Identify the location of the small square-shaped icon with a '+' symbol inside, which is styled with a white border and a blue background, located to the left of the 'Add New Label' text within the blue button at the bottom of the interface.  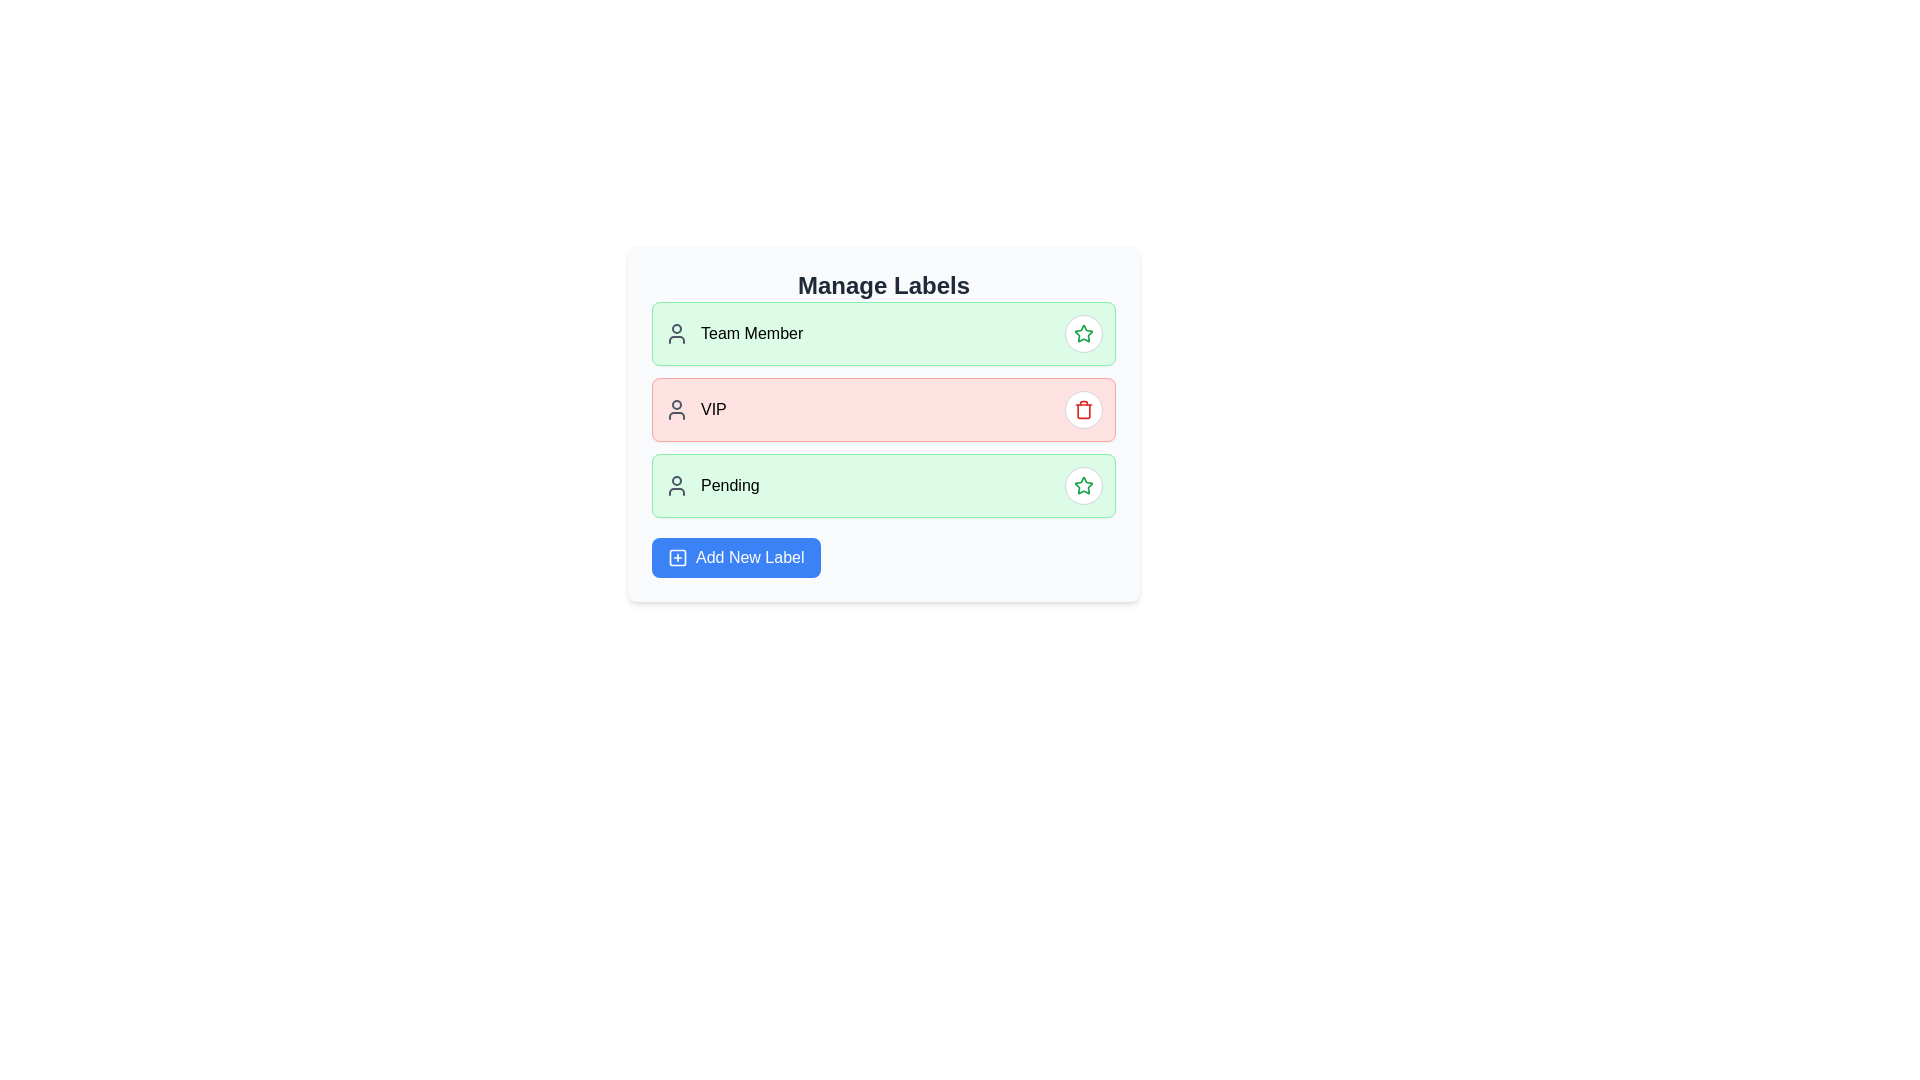
(677, 558).